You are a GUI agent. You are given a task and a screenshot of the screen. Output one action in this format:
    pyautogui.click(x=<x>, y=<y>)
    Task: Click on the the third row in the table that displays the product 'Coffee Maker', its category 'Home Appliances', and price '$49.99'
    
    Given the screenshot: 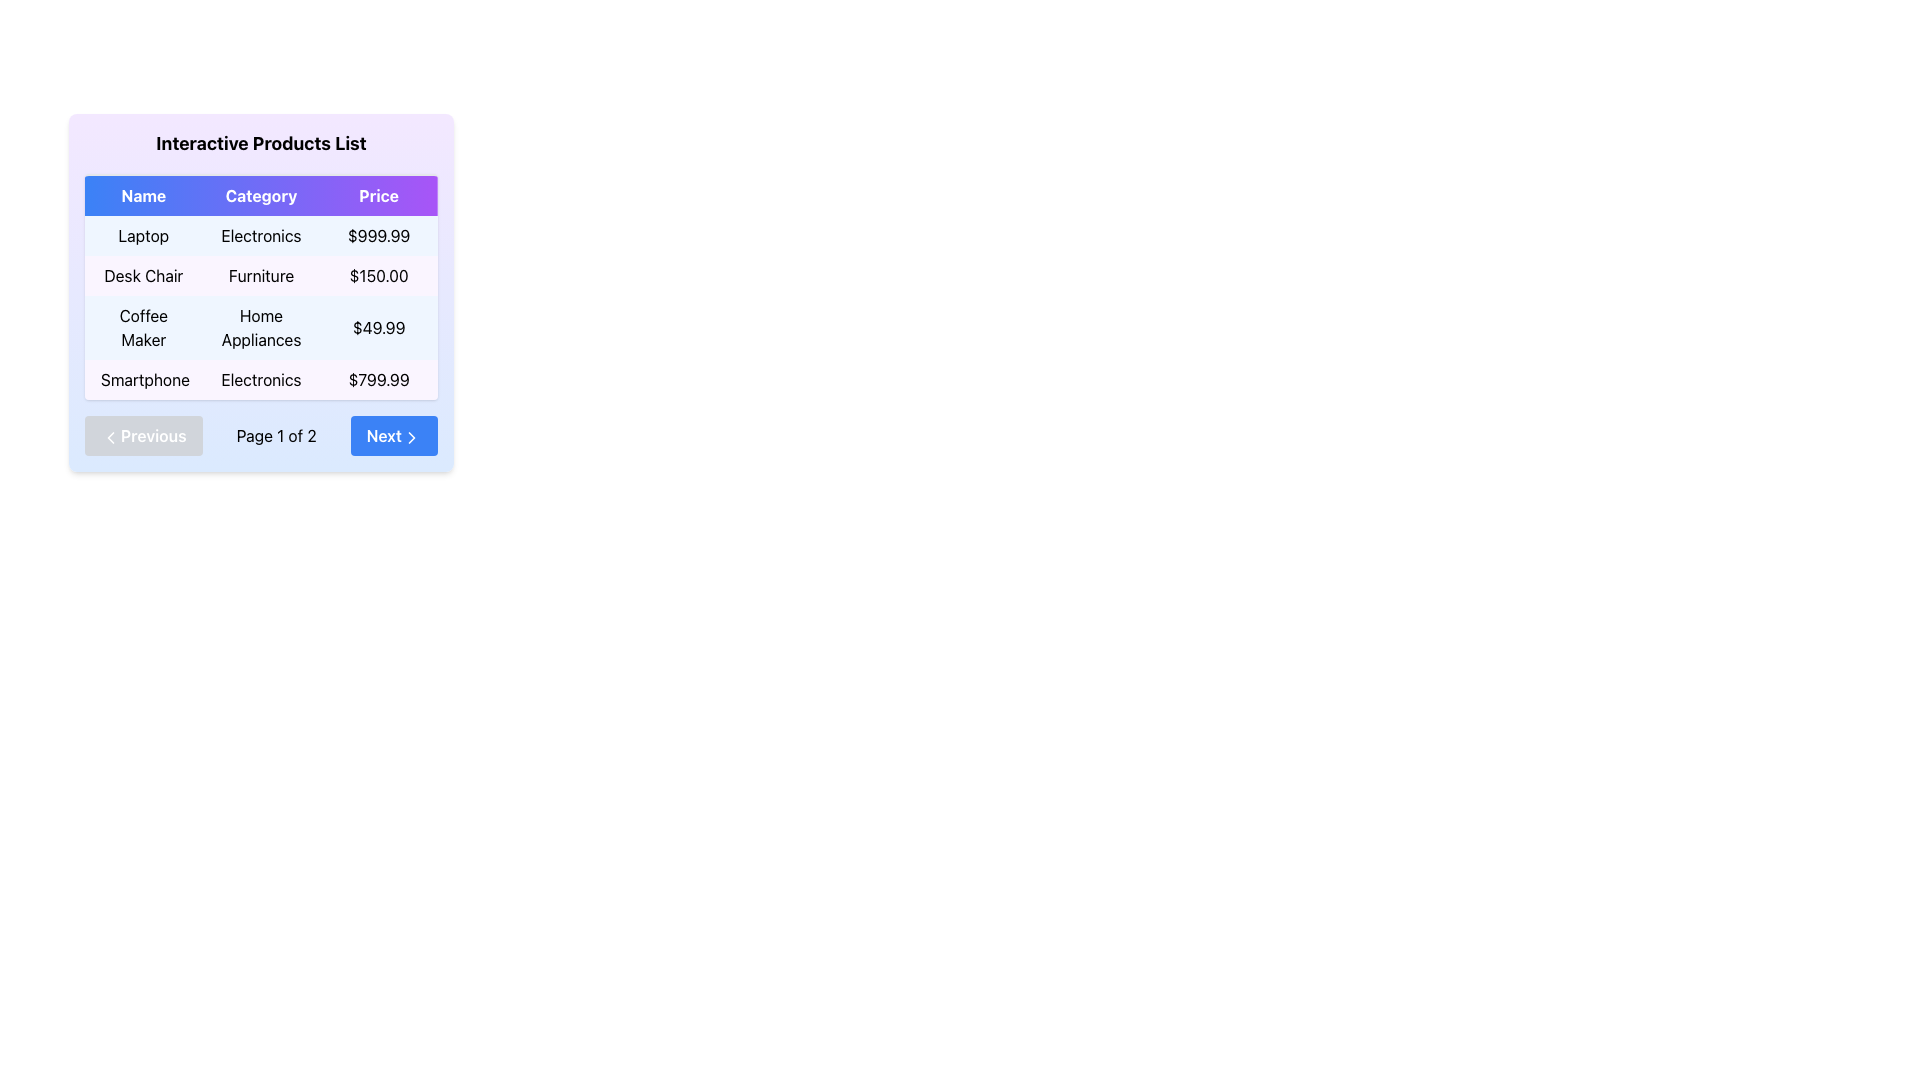 What is the action you would take?
    pyautogui.click(x=260, y=326)
    